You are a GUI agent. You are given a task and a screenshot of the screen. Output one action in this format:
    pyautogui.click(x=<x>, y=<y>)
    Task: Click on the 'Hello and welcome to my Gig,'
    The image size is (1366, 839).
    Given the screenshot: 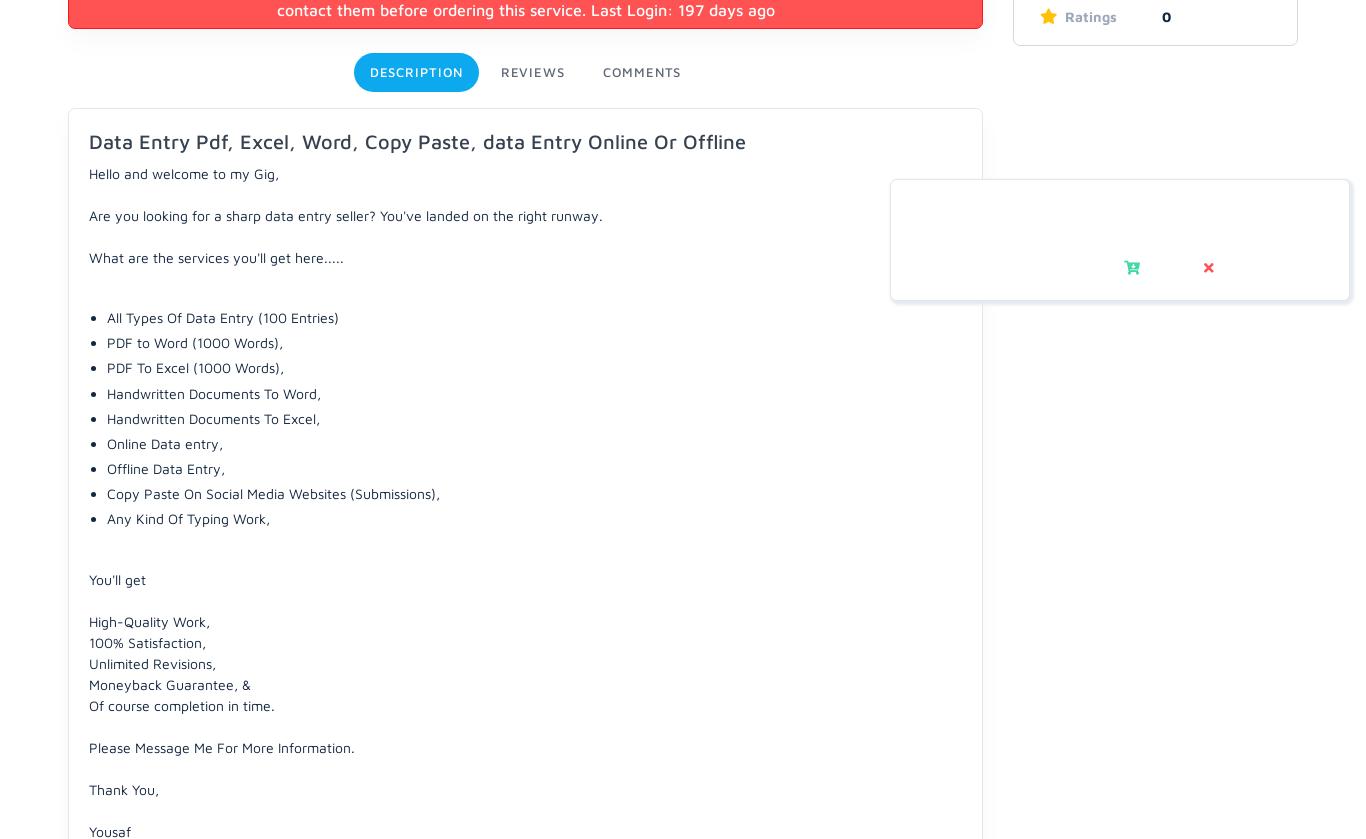 What is the action you would take?
    pyautogui.click(x=89, y=172)
    